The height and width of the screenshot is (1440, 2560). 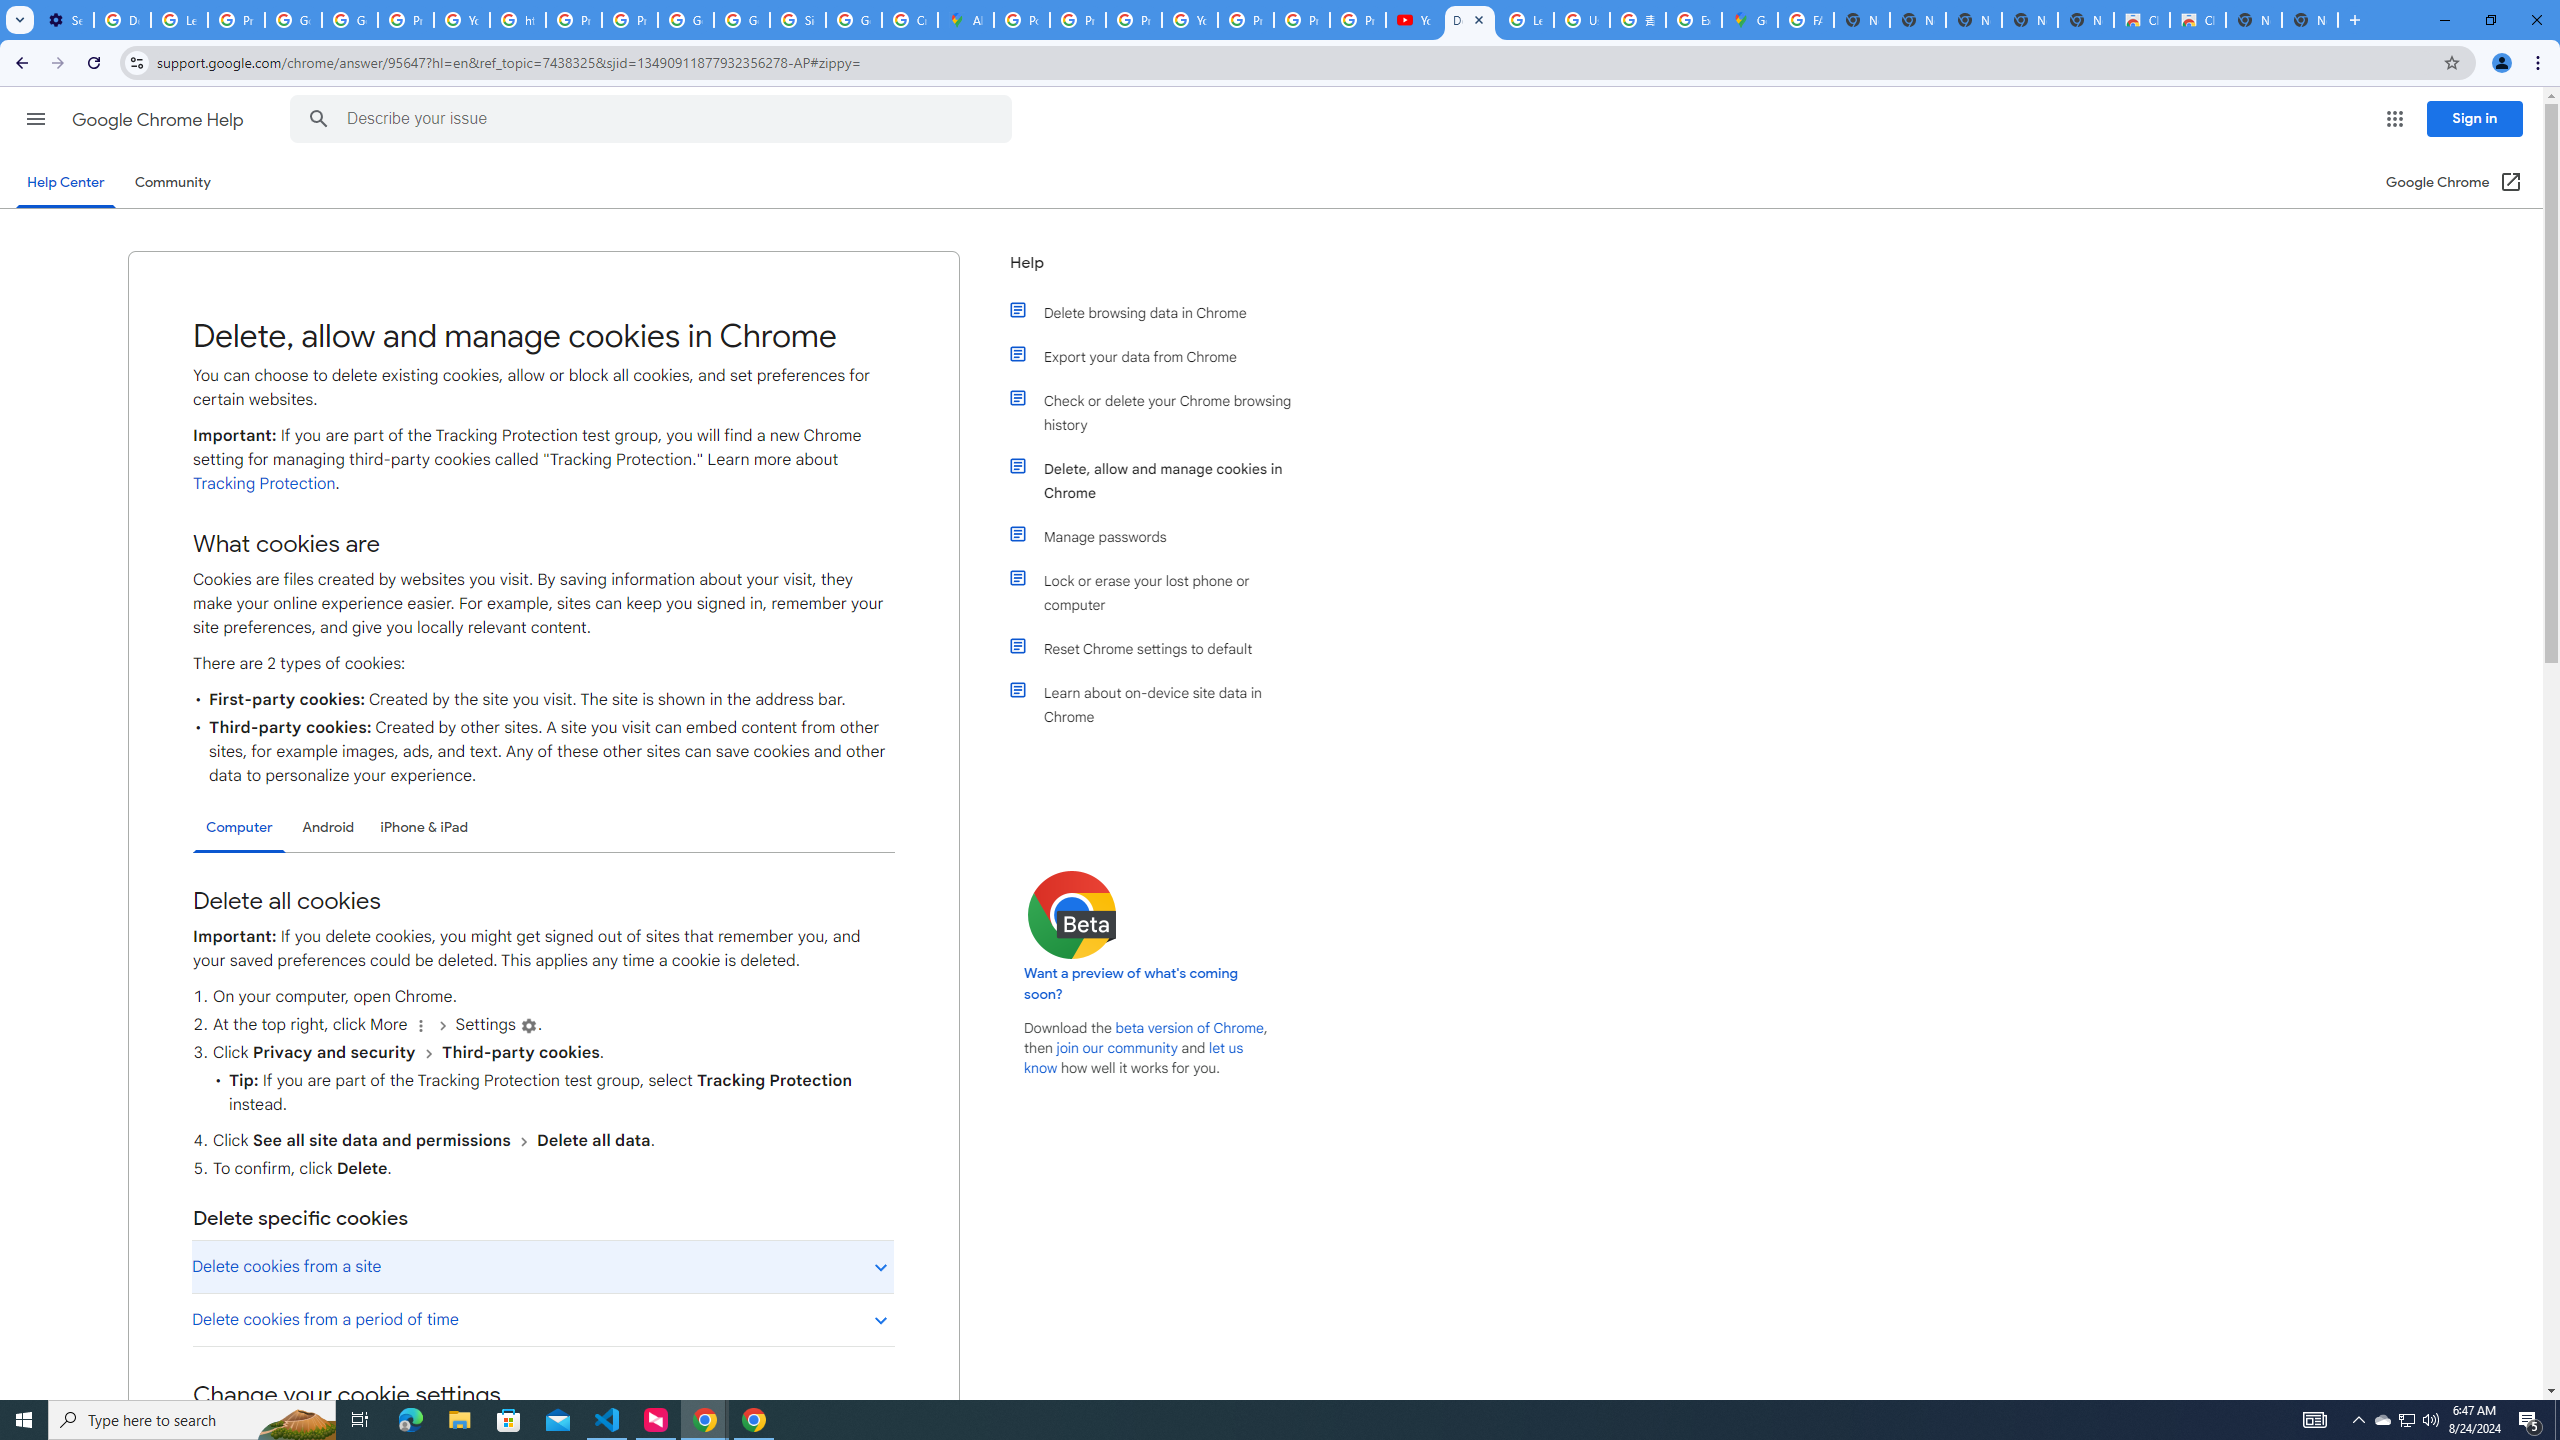 What do you see at coordinates (327, 827) in the screenshot?
I see `'Android'` at bounding box center [327, 827].